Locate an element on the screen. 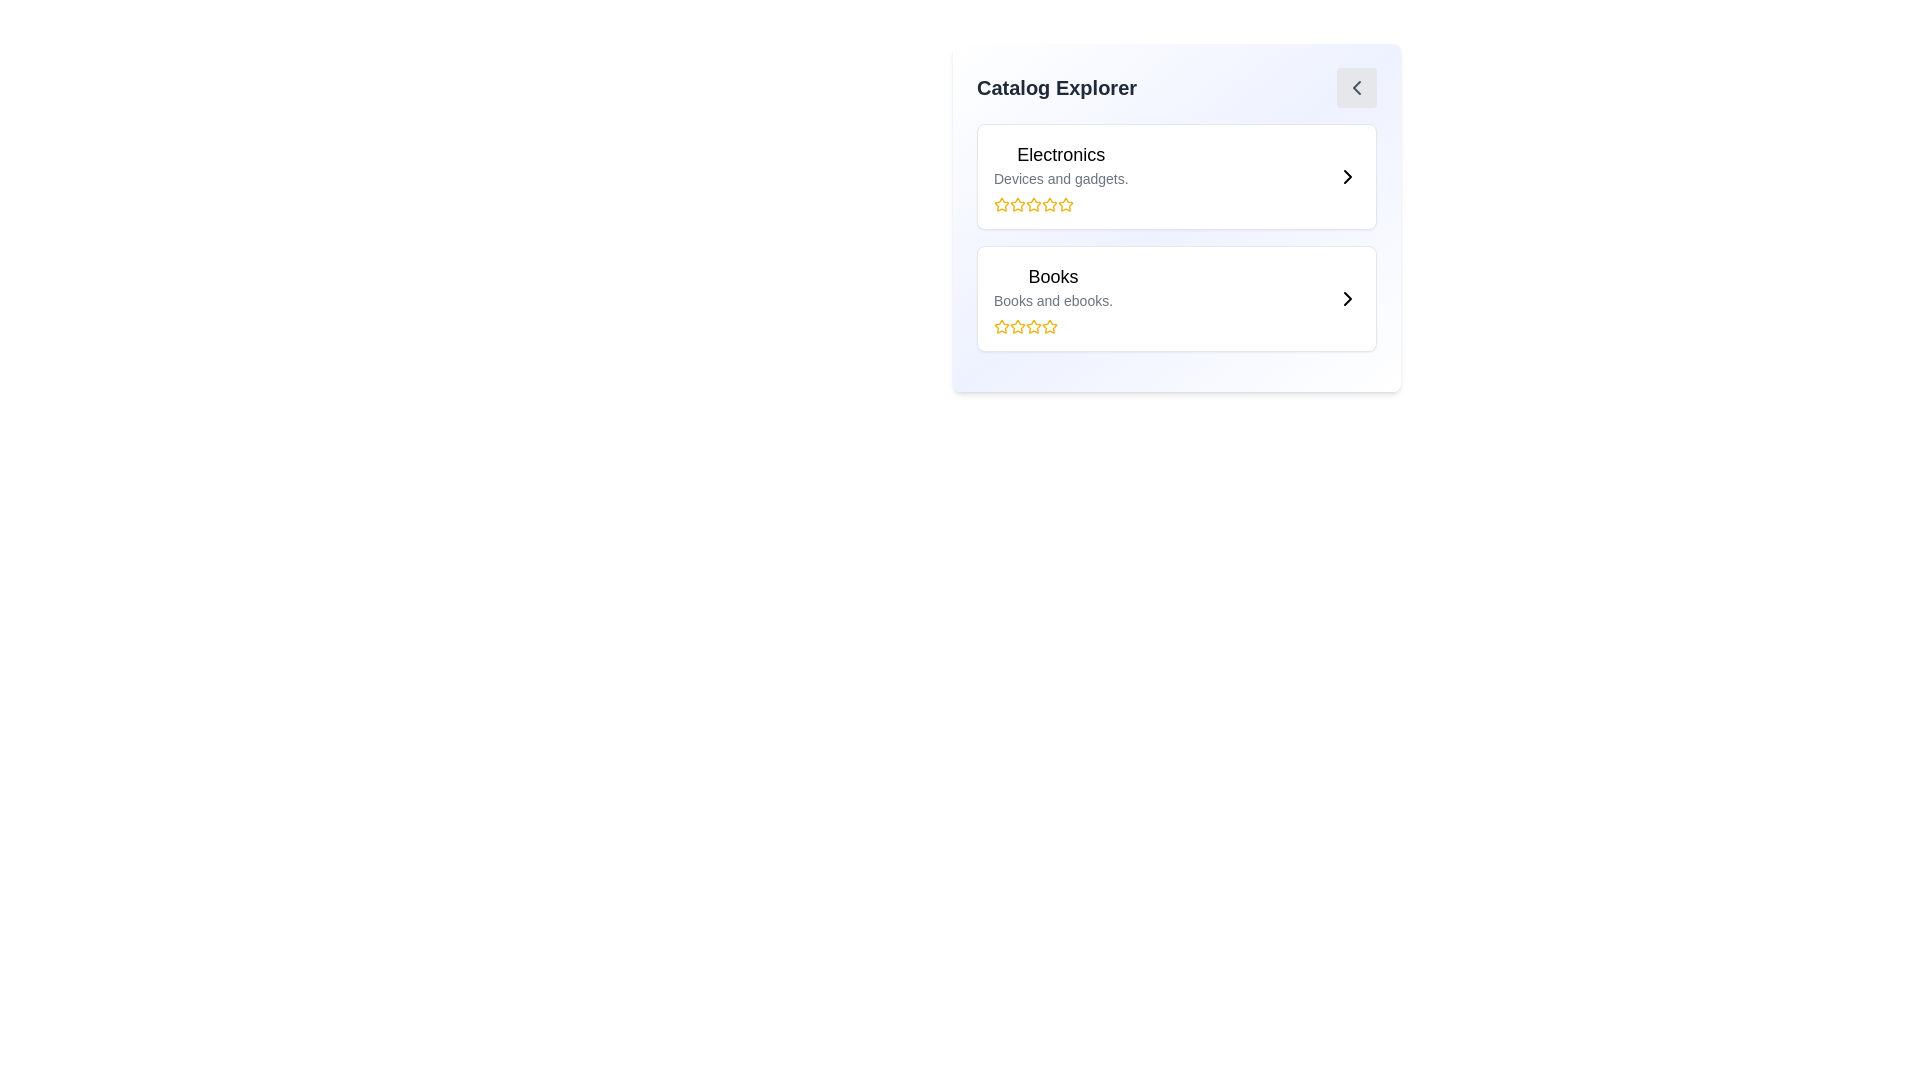  the first star icon in the row of 5 star icons located below the 'Books' section within the 'Catalog Explorer' interface is located at coordinates (1002, 325).